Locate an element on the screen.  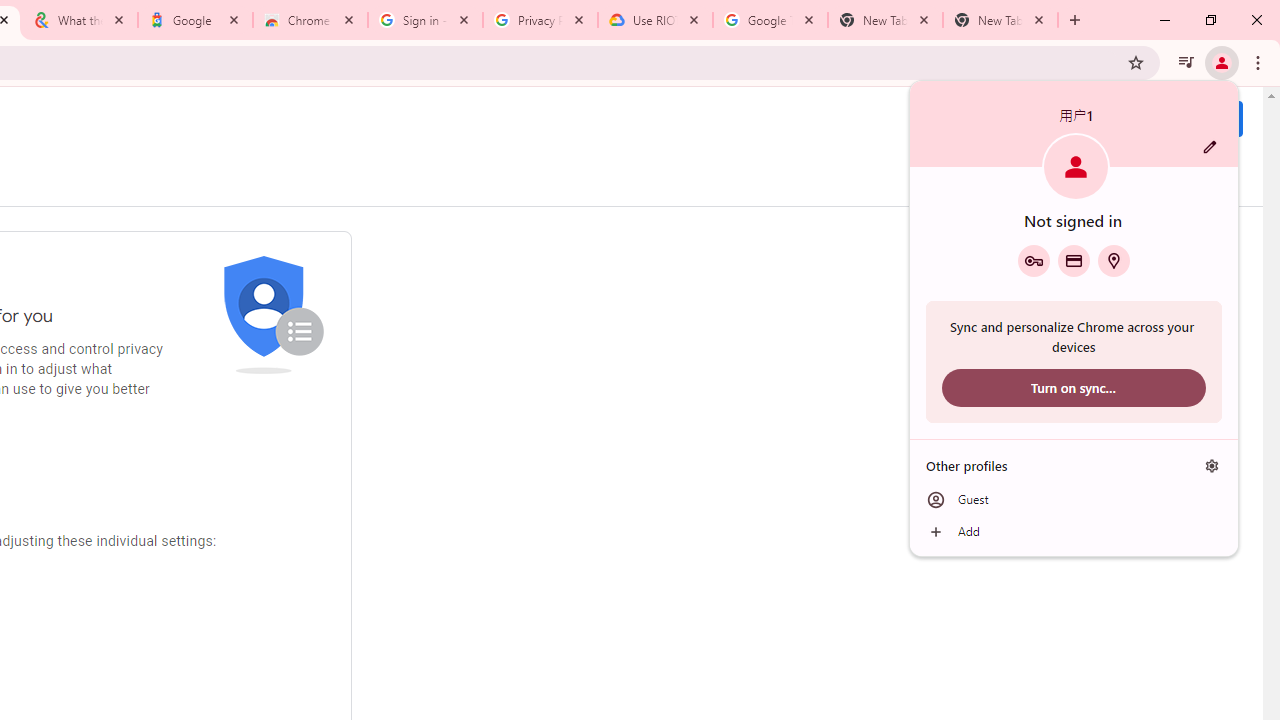
'Customize profile' is located at coordinates (1209, 146).